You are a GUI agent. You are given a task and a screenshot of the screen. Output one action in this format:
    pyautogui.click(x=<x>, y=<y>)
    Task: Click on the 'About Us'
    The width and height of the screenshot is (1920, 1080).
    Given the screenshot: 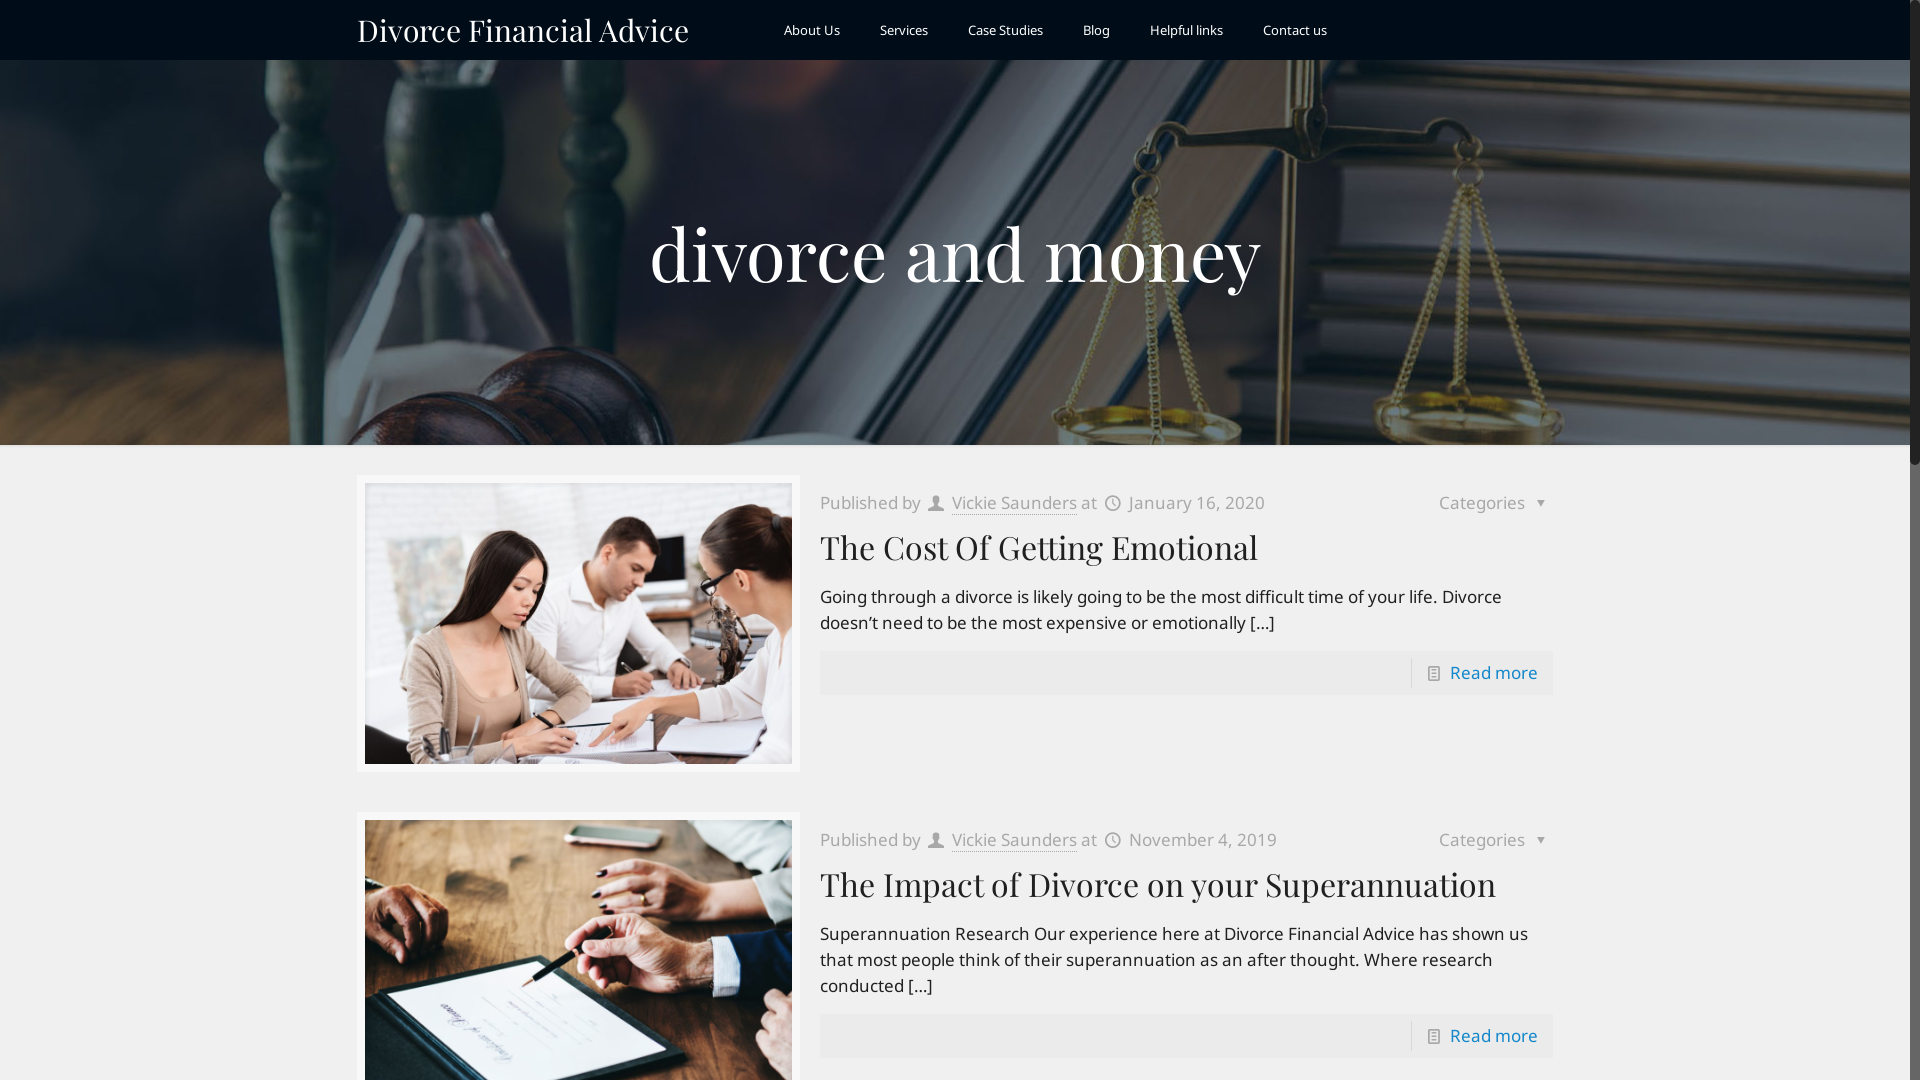 What is the action you would take?
    pyautogui.click(x=724, y=792)
    